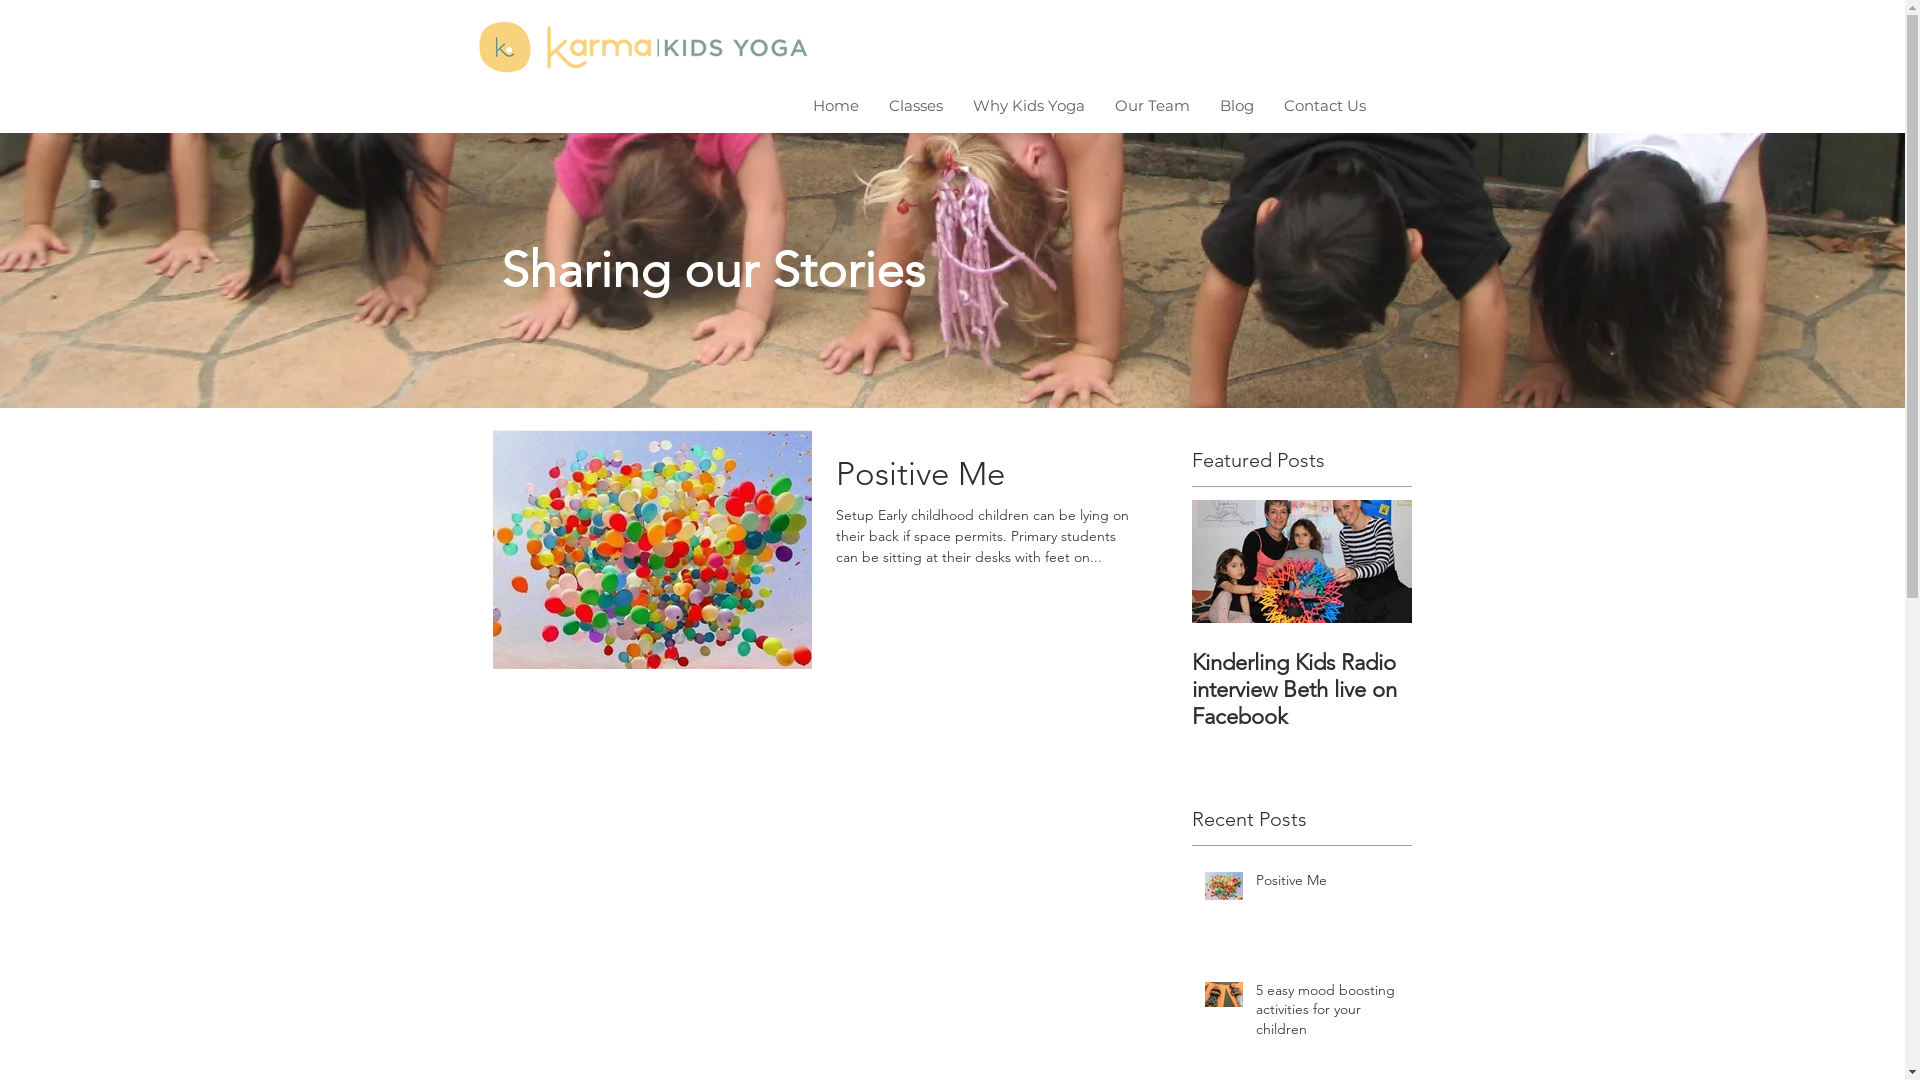 This screenshot has width=1920, height=1080. Describe the element at coordinates (1328, 883) in the screenshot. I see `'Positive Me'` at that location.